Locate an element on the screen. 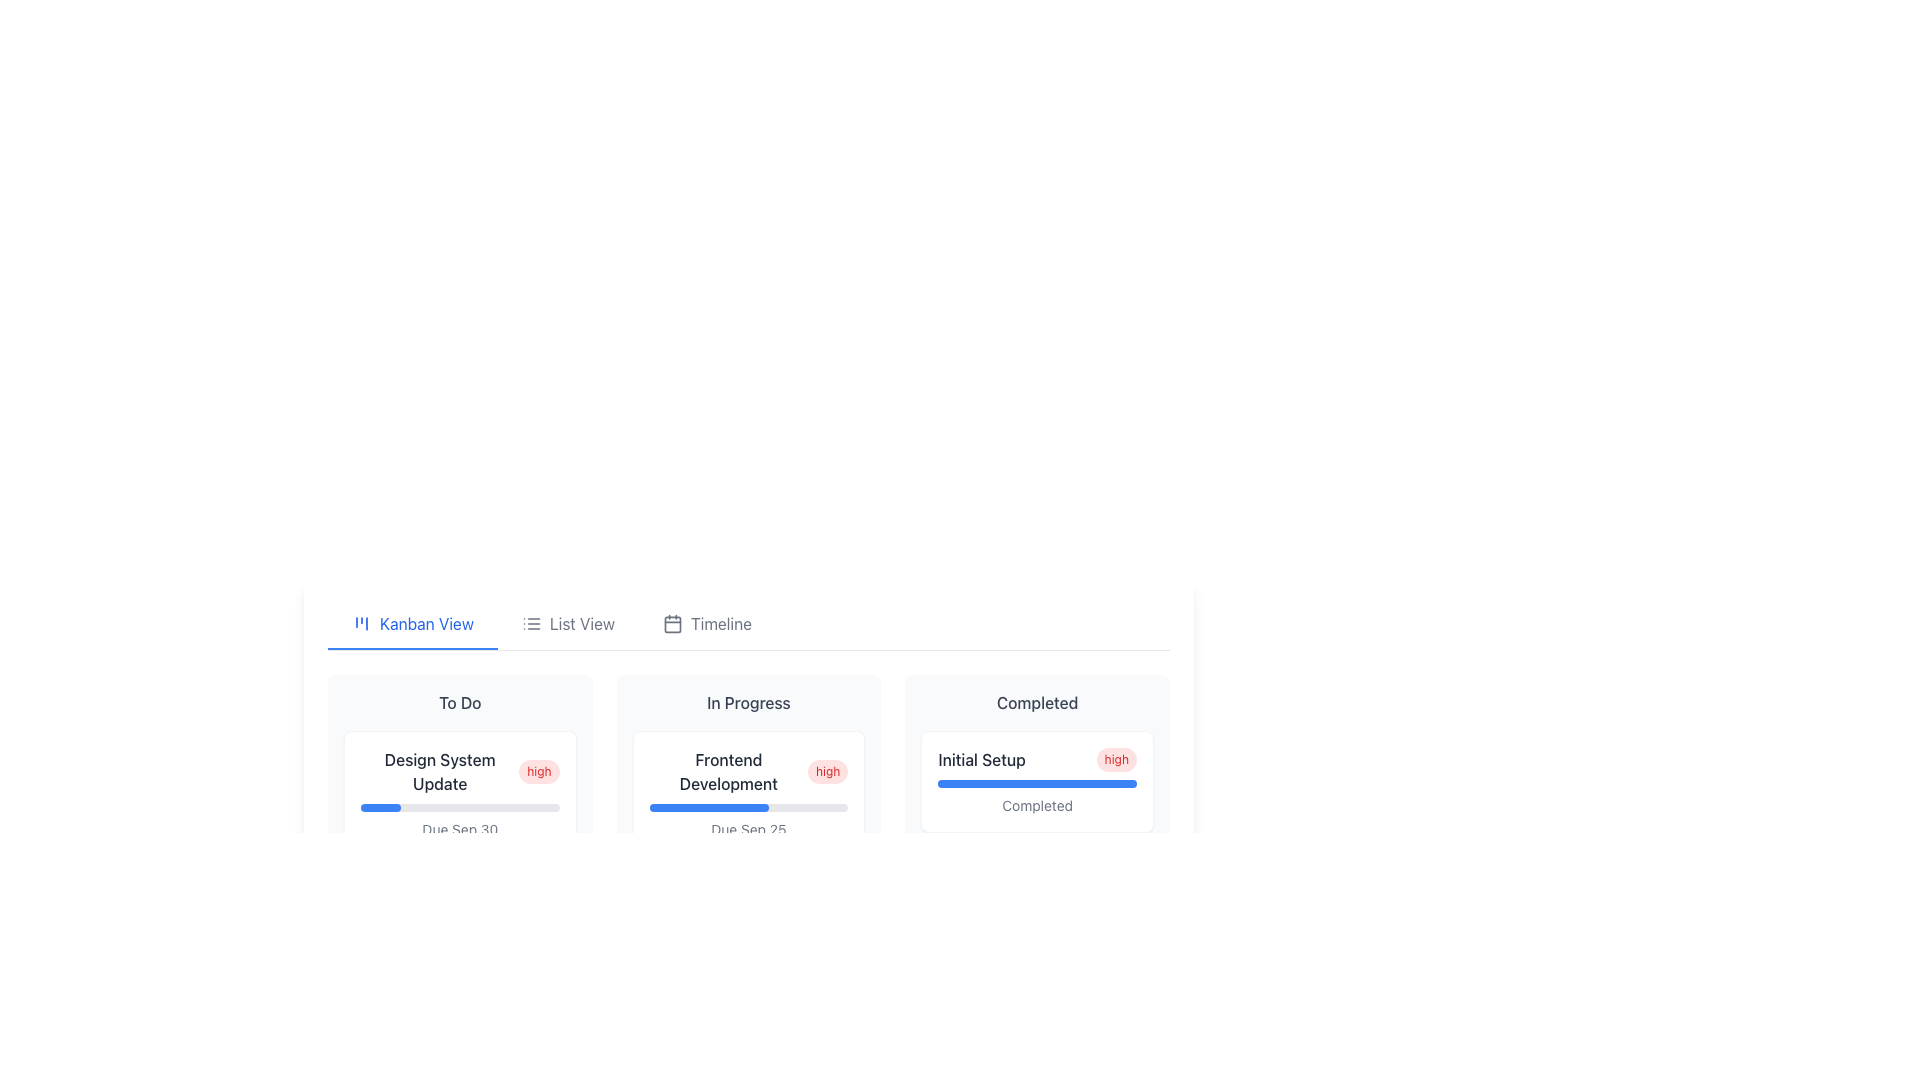 This screenshot has width=1920, height=1080. the Text label that conveys the title or name of the project or task, located within the 'Completed' column, above the status strip and aligned to the left of the 'high' indicator badge is located at coordinates (982, 759).